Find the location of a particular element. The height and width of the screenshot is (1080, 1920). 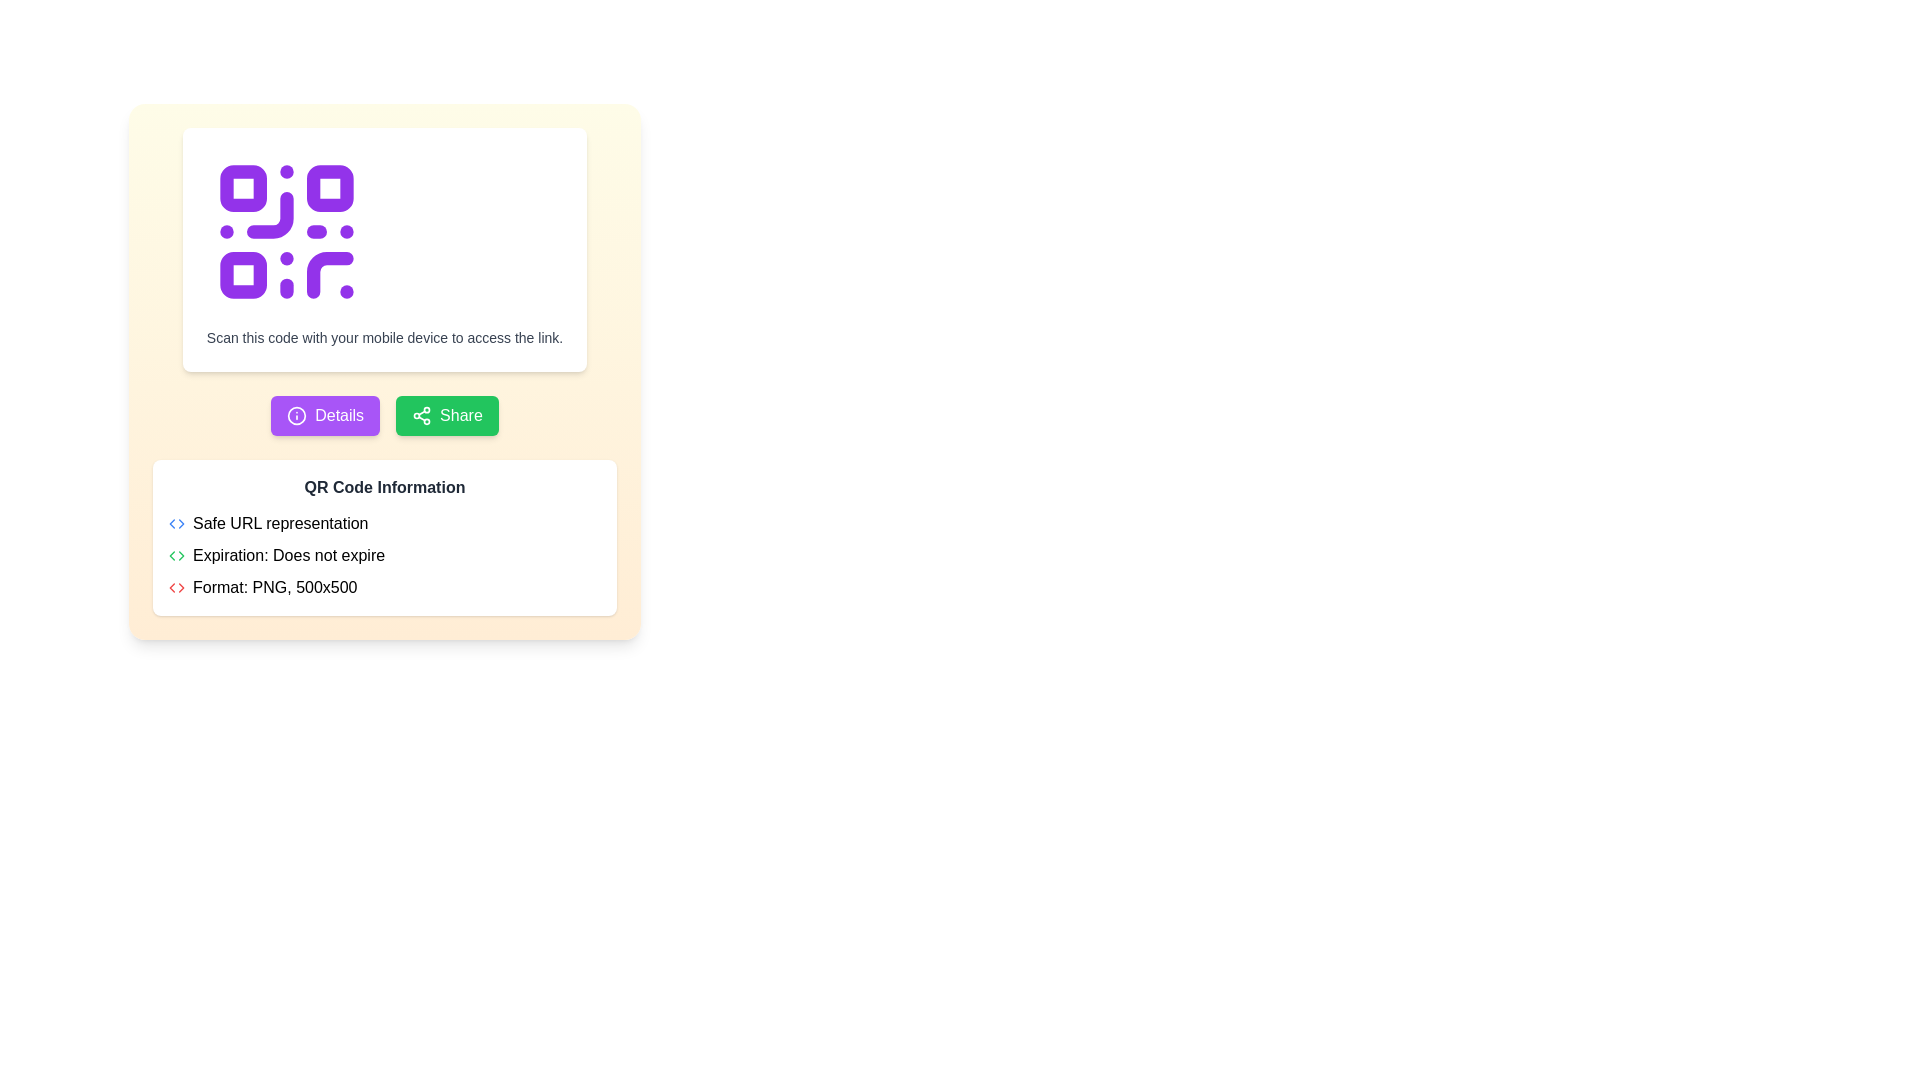

the purple 'Details' button with rounded corners is located at coordinates (325, 415).